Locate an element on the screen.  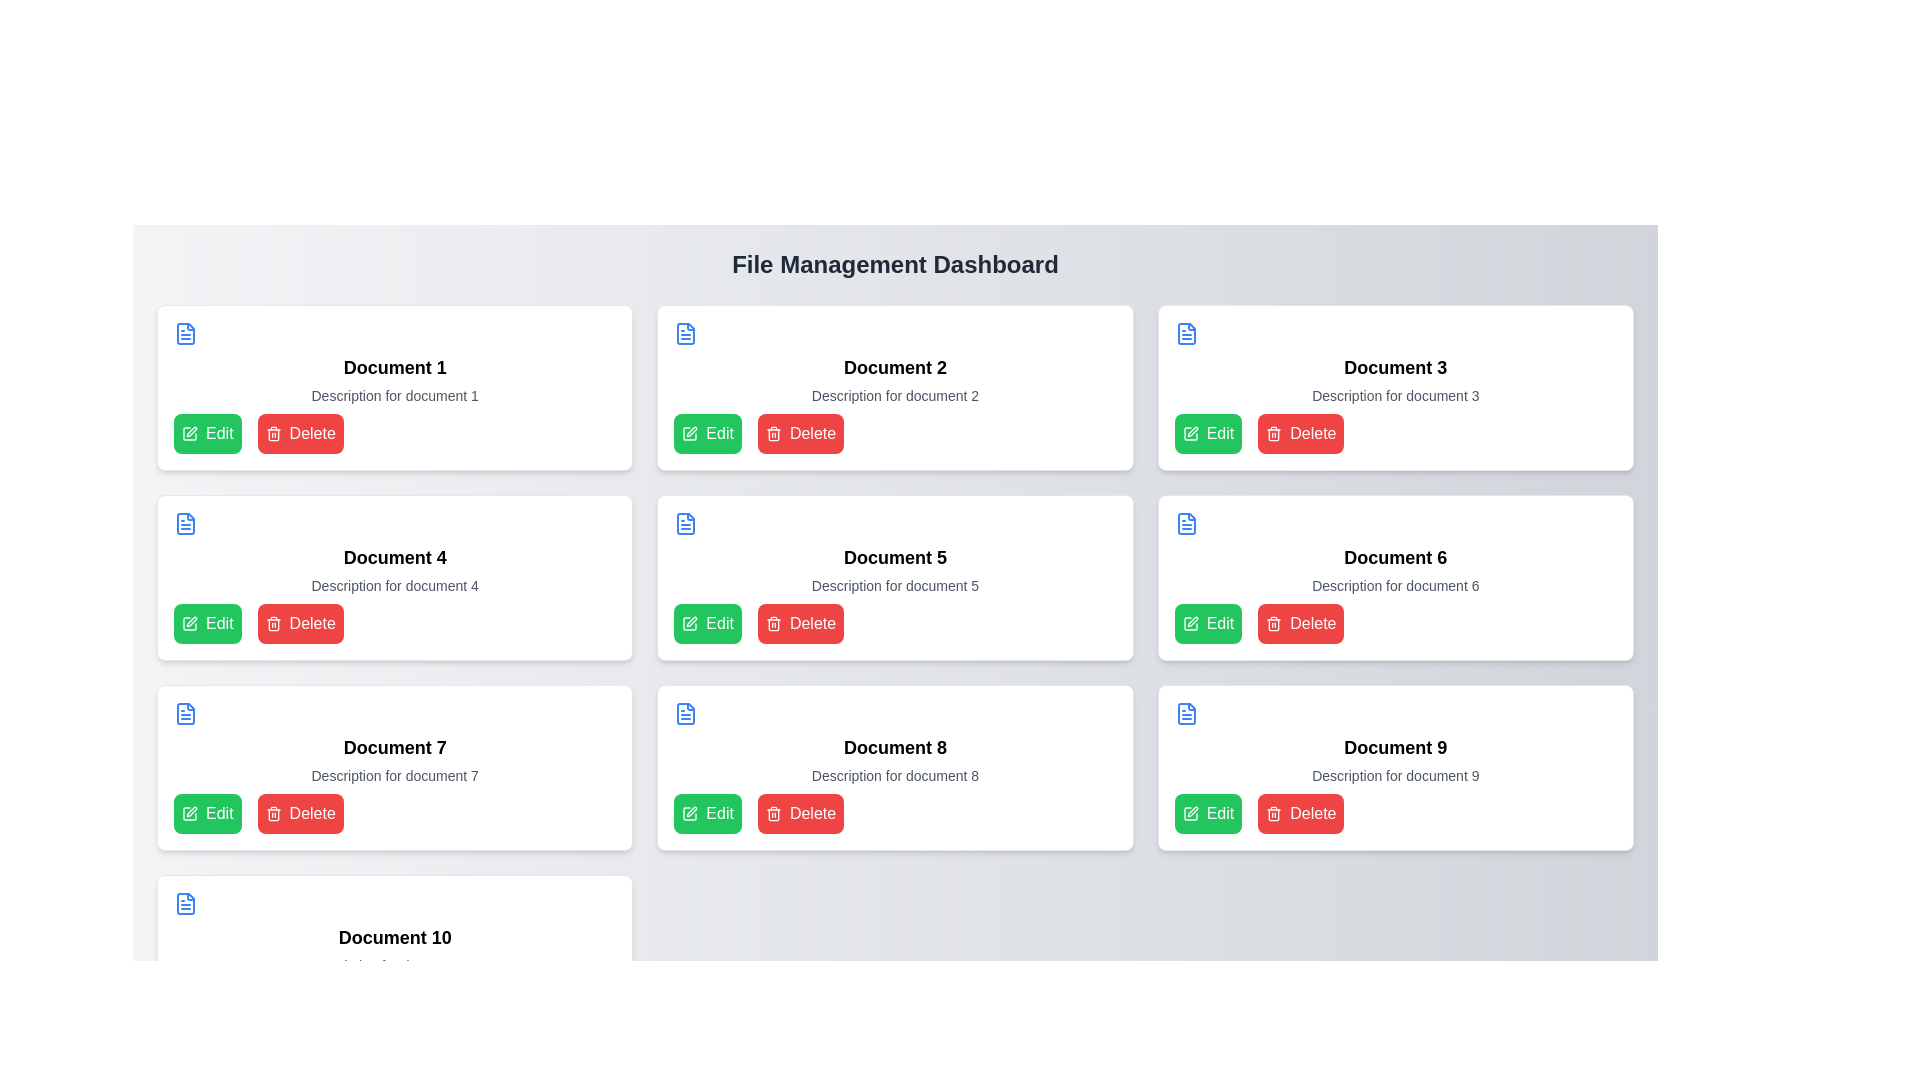
the blue file icon located in the top-left corner of the 'Document 3' card is located at coordinates (1186, 333).